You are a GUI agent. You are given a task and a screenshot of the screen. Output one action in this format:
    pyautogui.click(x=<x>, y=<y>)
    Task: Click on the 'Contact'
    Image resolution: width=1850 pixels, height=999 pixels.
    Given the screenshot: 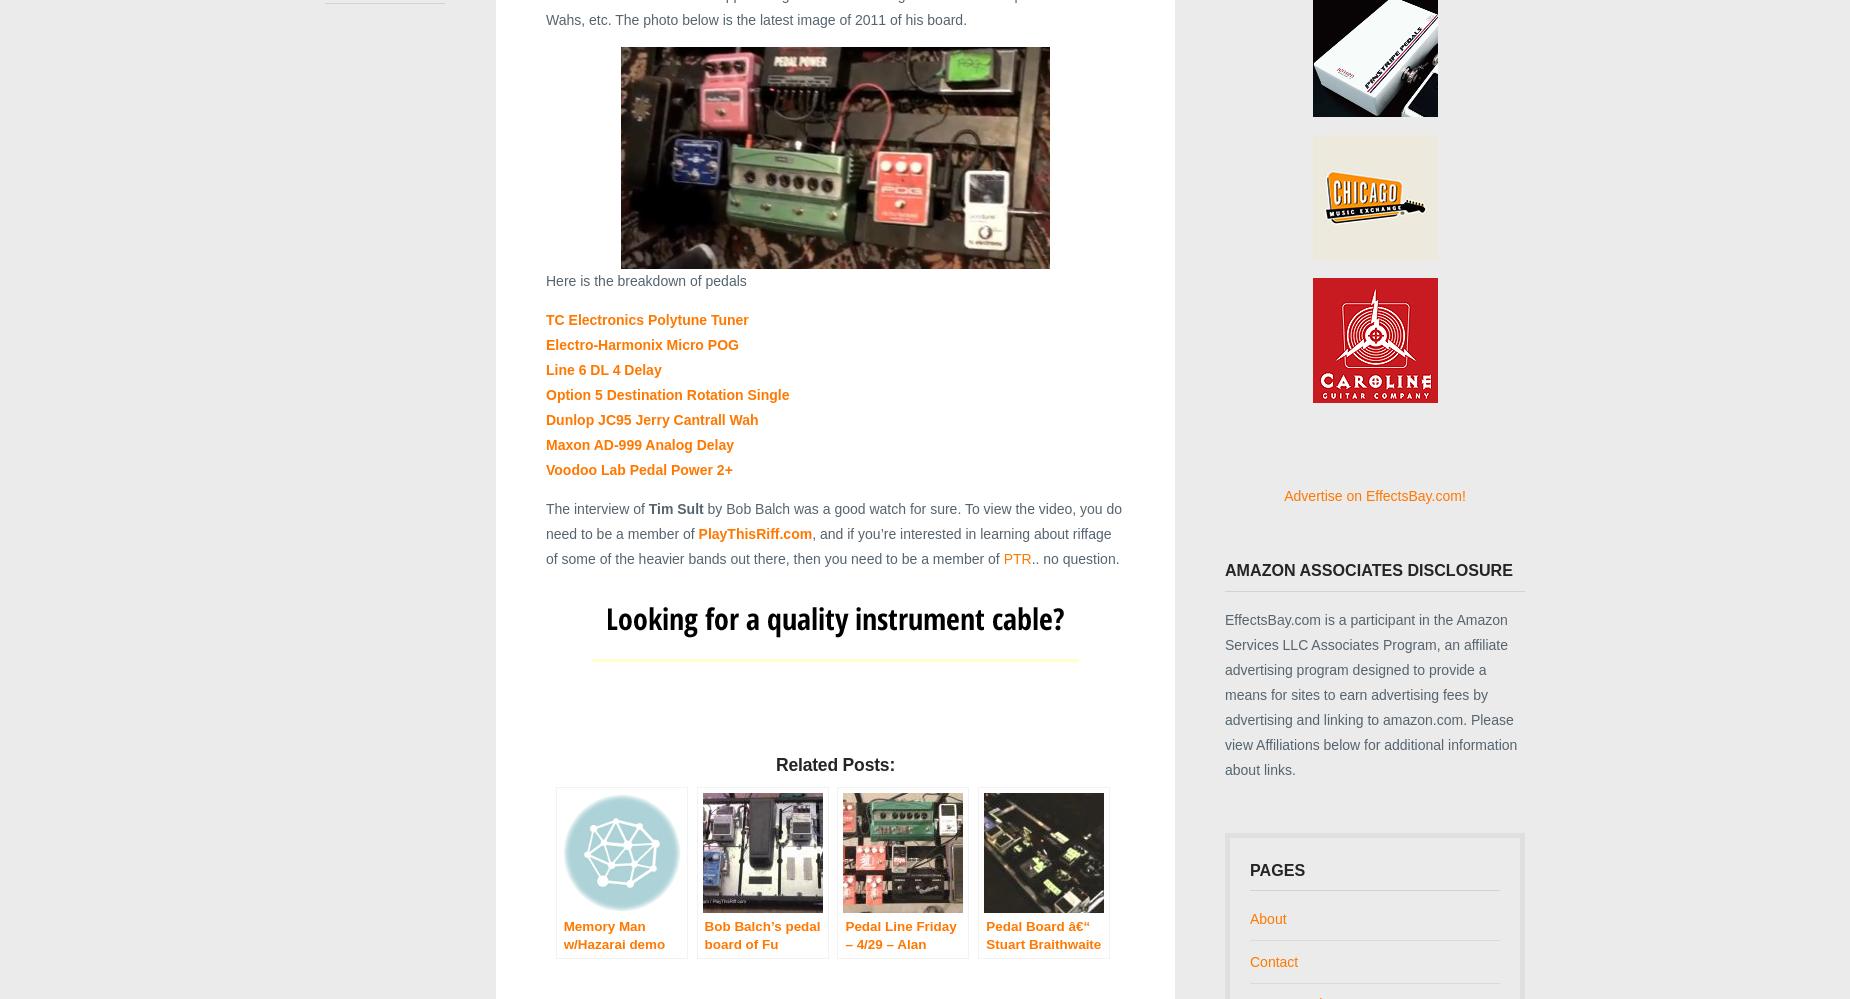 What is the action you would take?
    pyautogui.click(x=1249, y=960)
    